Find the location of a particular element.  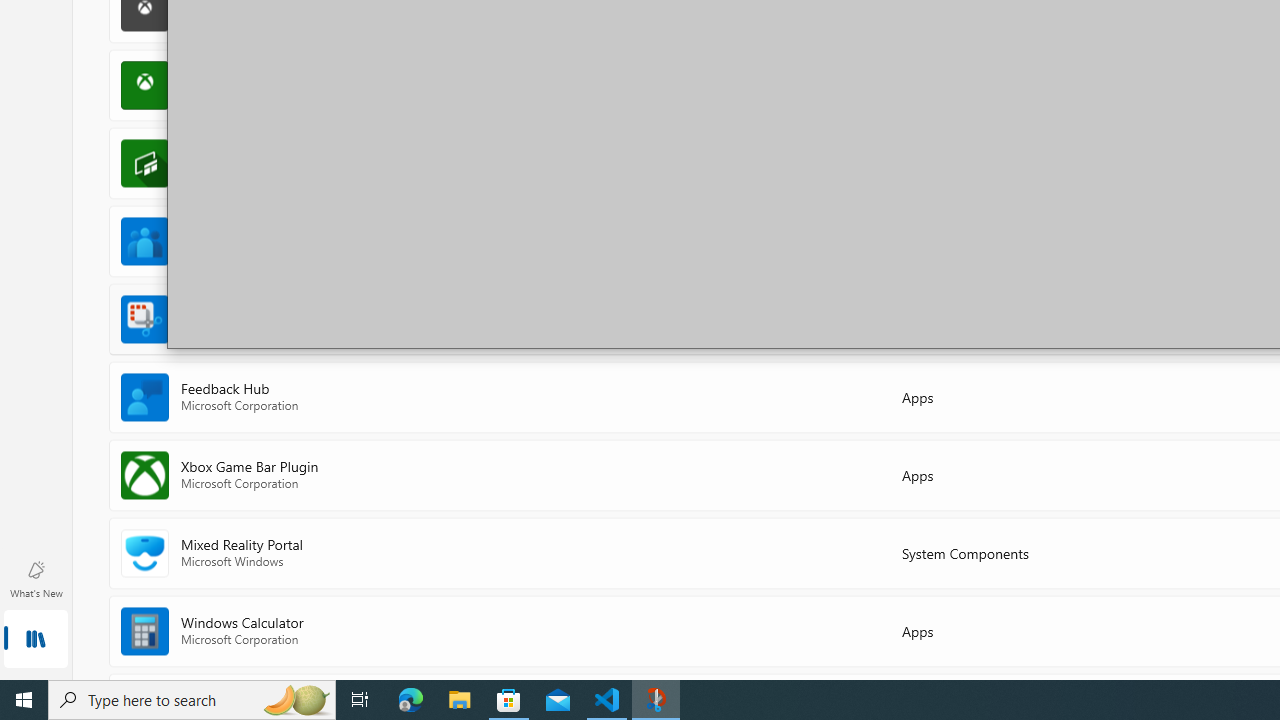

'Start' is located at coordinates (24, 698).